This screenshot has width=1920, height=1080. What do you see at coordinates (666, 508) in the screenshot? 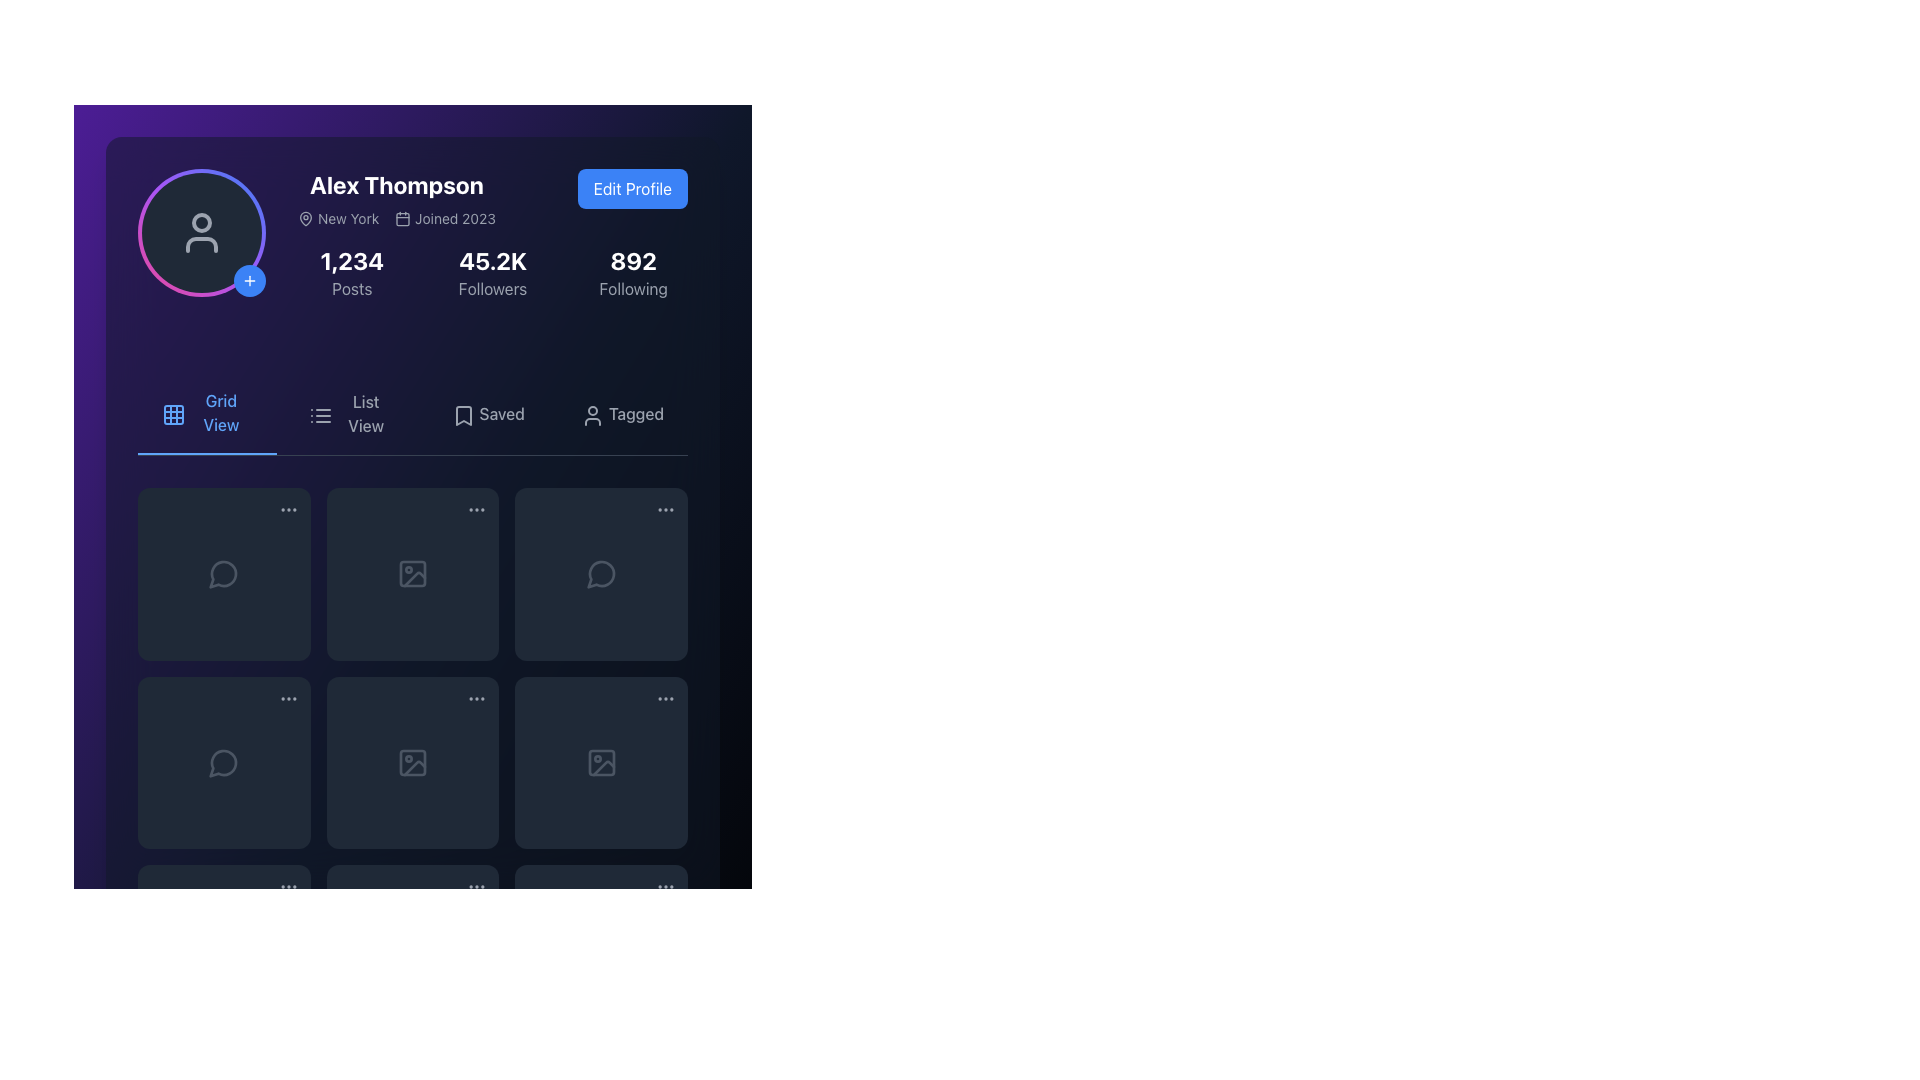
I see `the Ellipsis menu icon located in the top-right corner of the rightmost card in the first row of the grid layout` at bounding box center [666, 508].